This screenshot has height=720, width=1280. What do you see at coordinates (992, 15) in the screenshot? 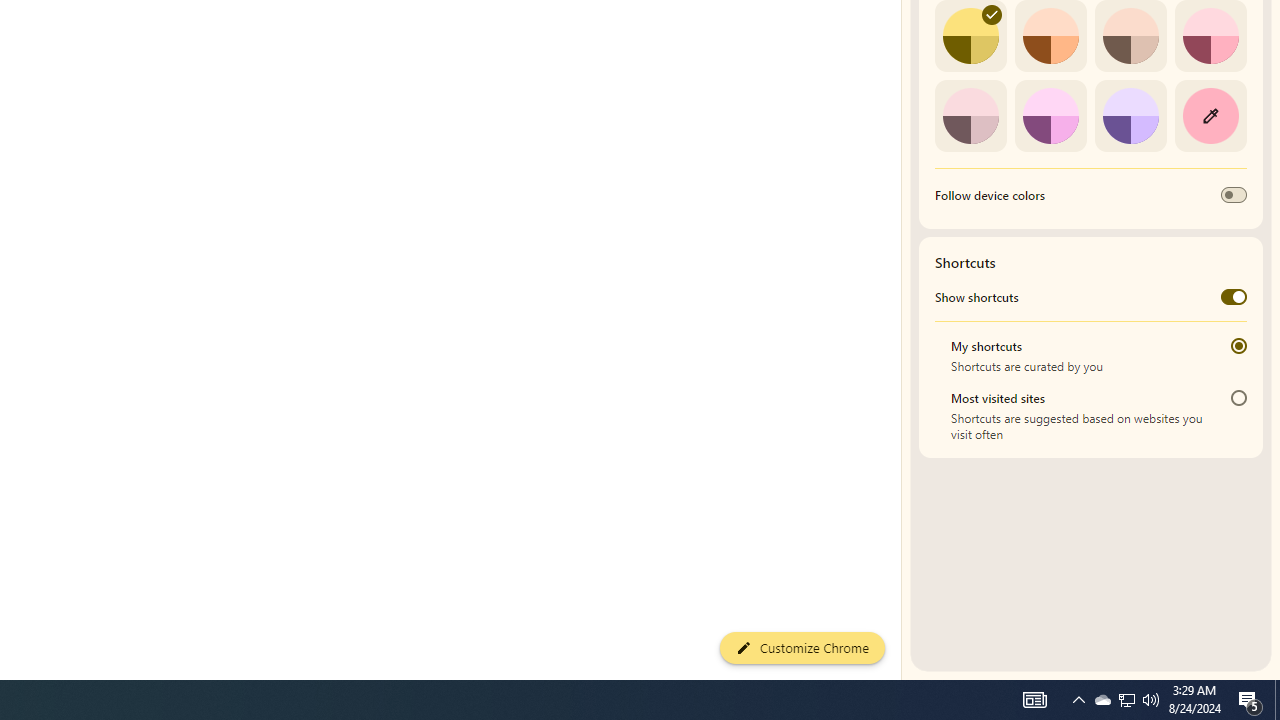
I see `'AutomationID: svg'` at bounding box center [992, 15].